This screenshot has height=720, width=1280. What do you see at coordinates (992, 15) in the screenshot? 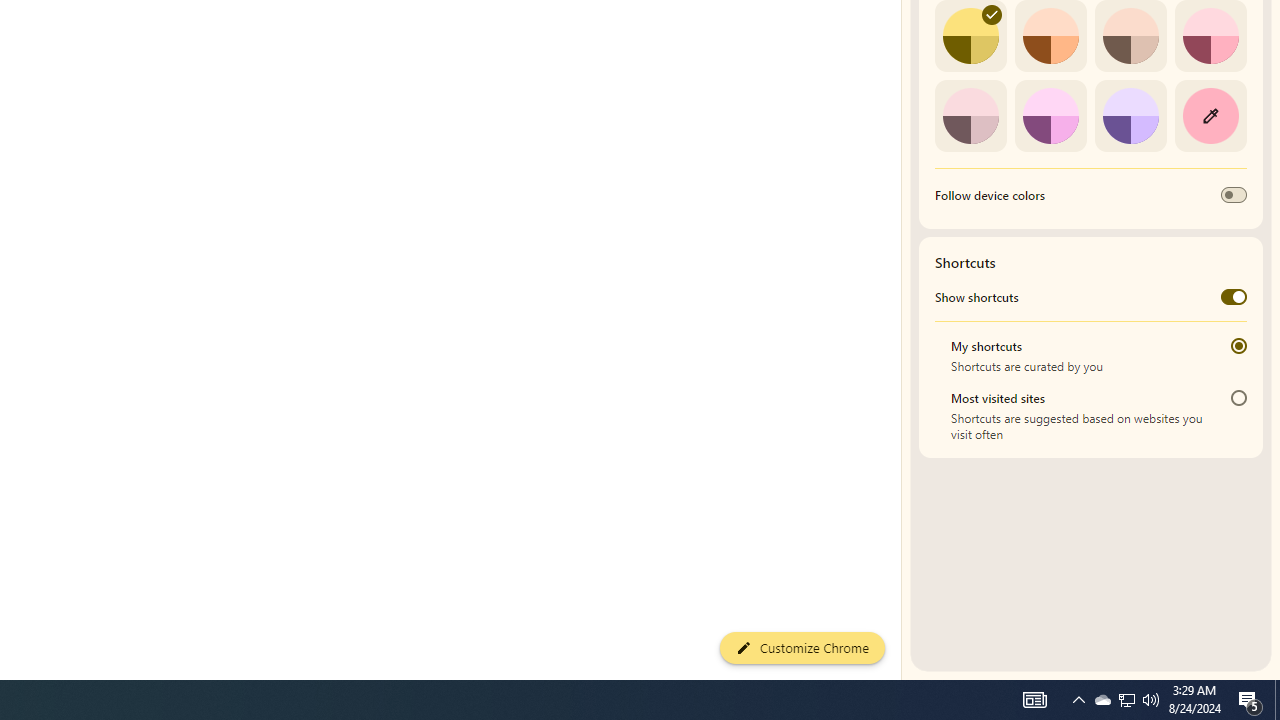
I see `'AutomationID: svg'` at bounding box center [992, 15].